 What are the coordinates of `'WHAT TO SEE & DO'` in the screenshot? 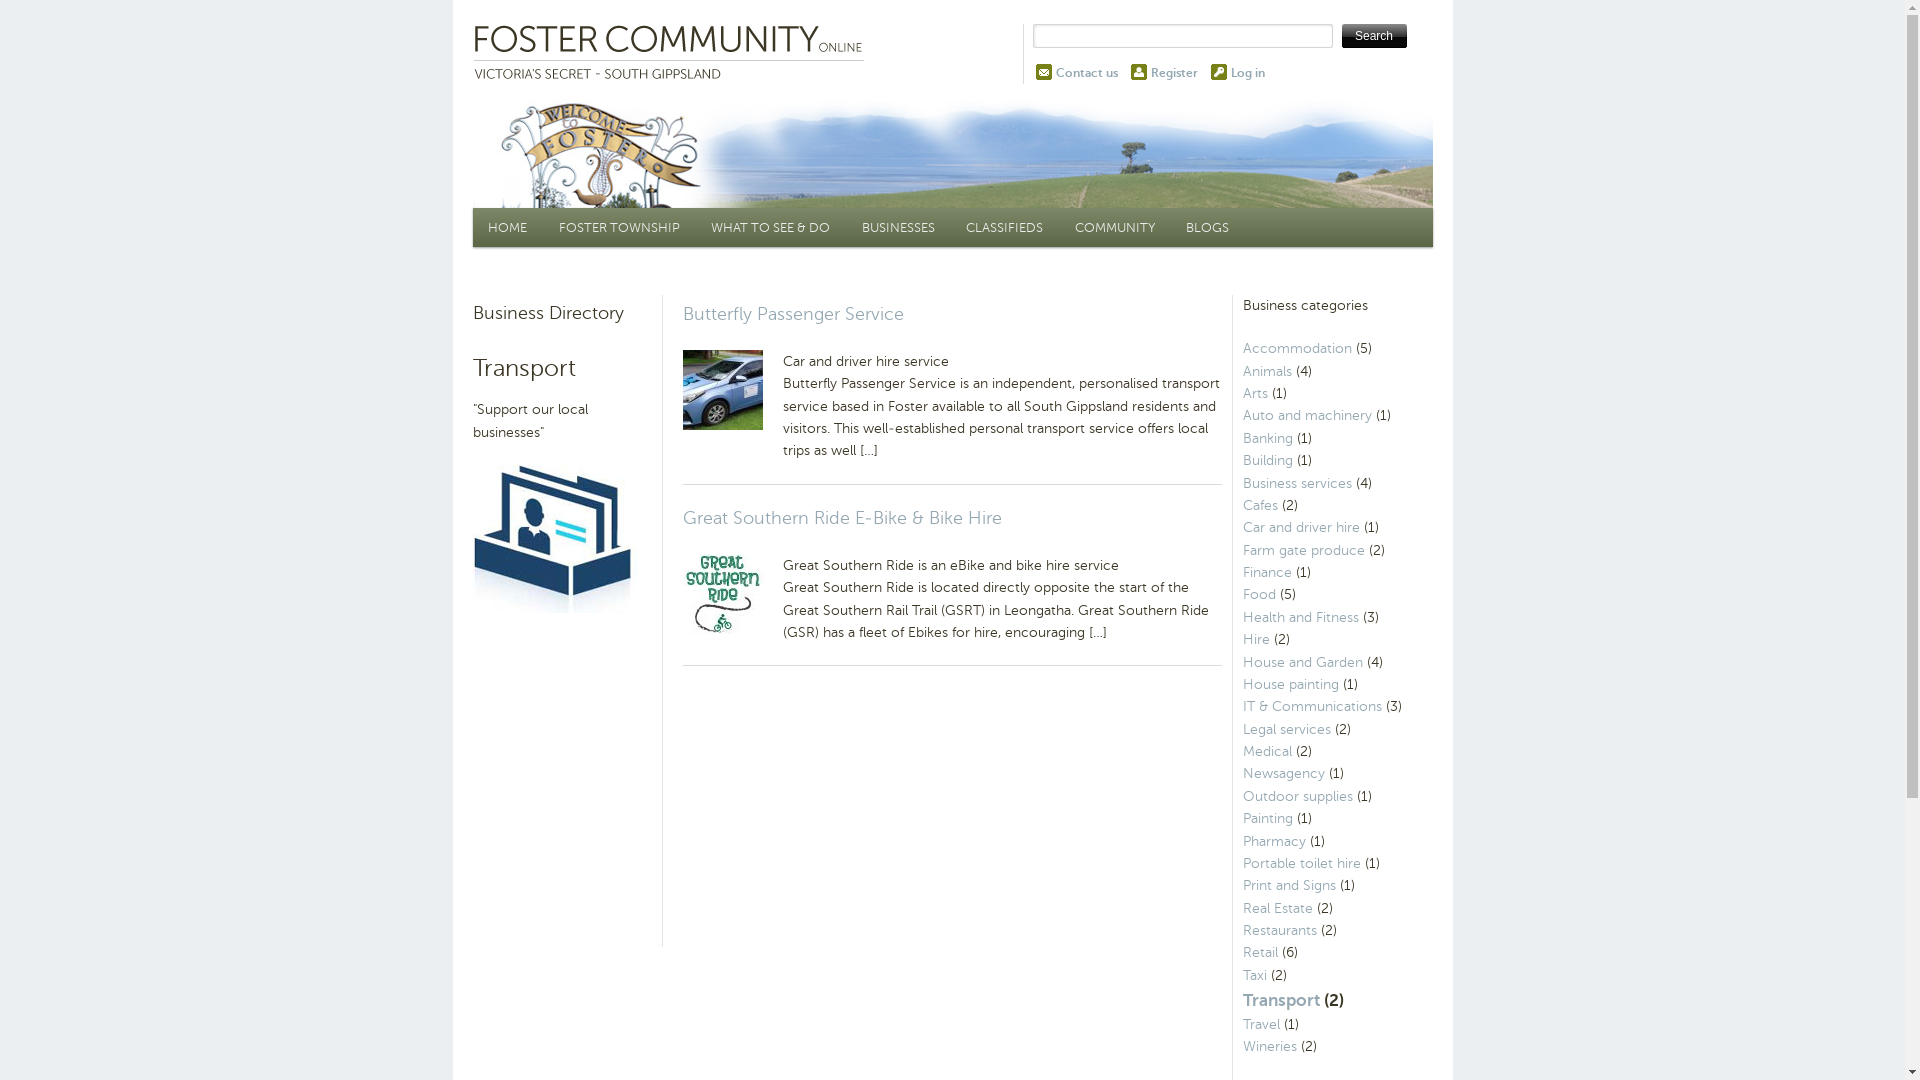 It's located at (770, 226).